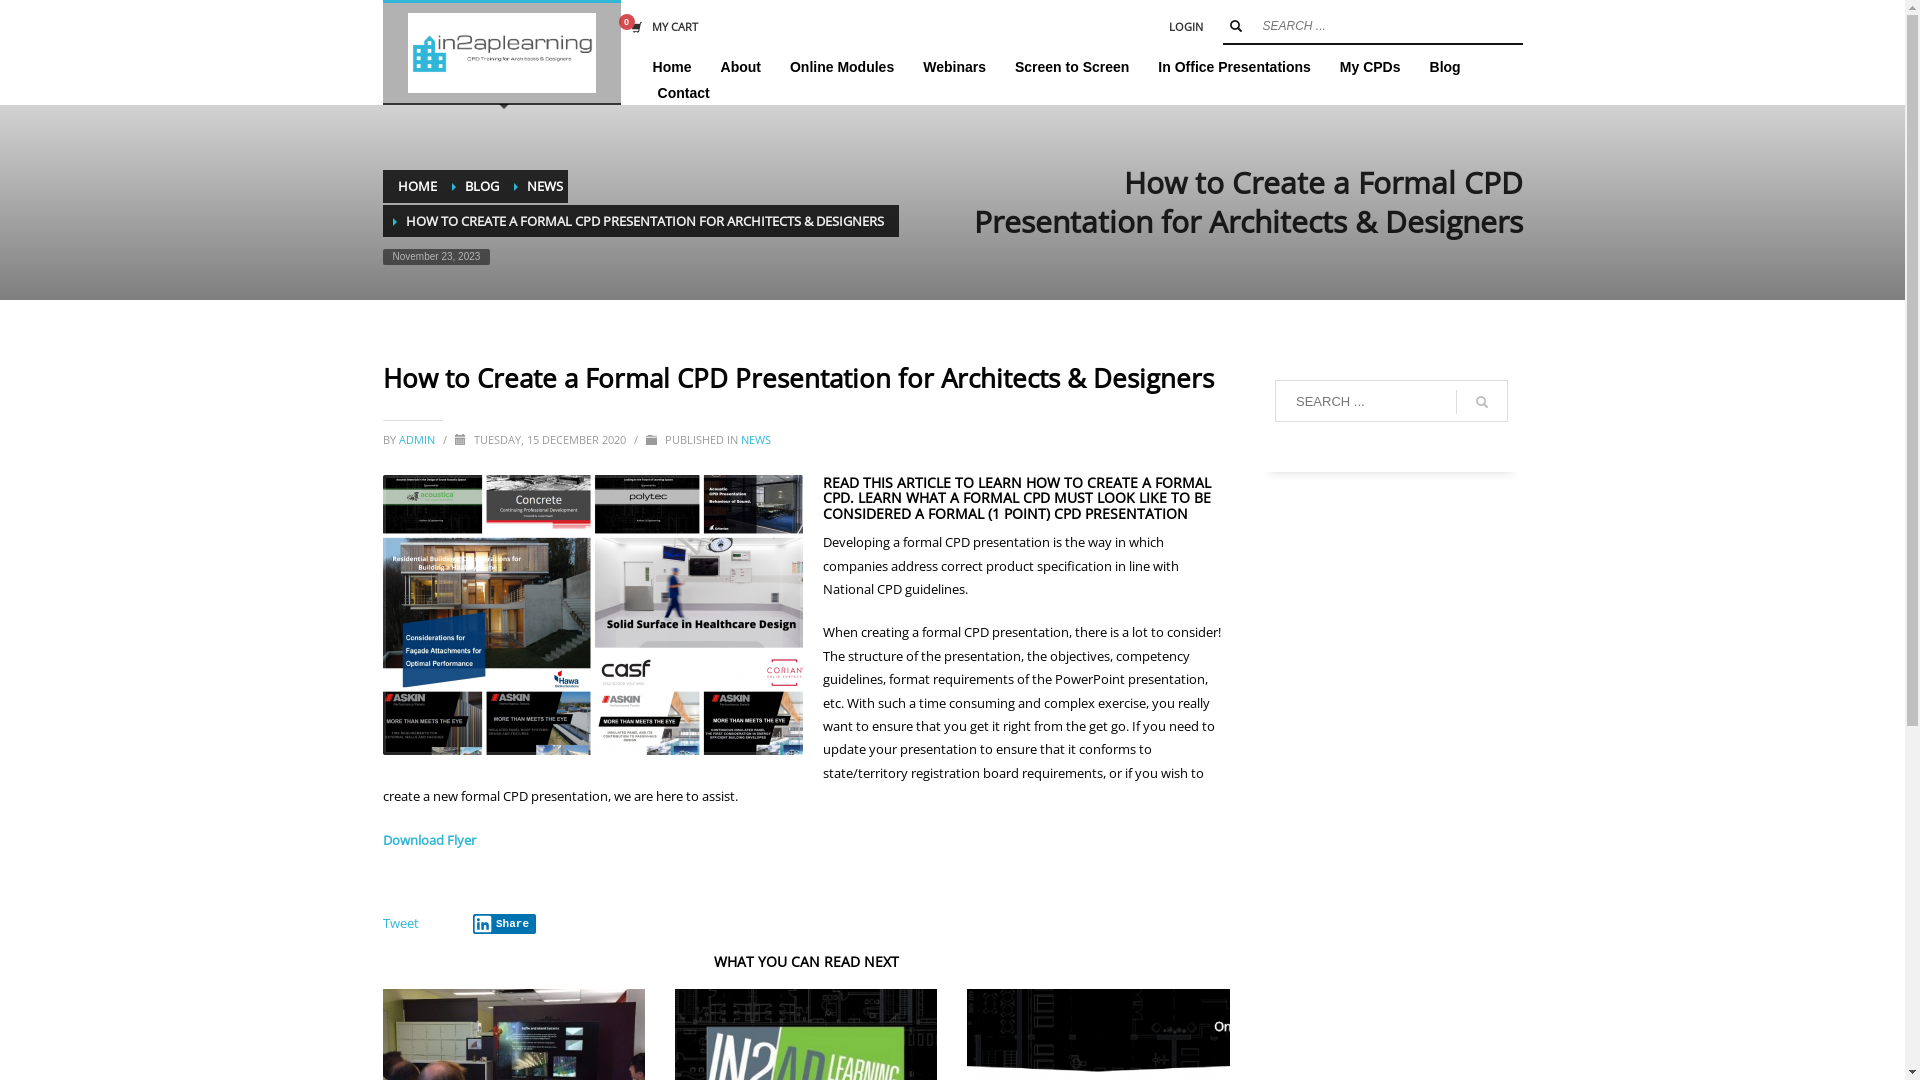 Image resolution: width=1920 pixels, height=1080 pixels. What do you see at coordinates (672, 65) in the screenshot?
I see `'Home'` at bounding box center [672, 65].